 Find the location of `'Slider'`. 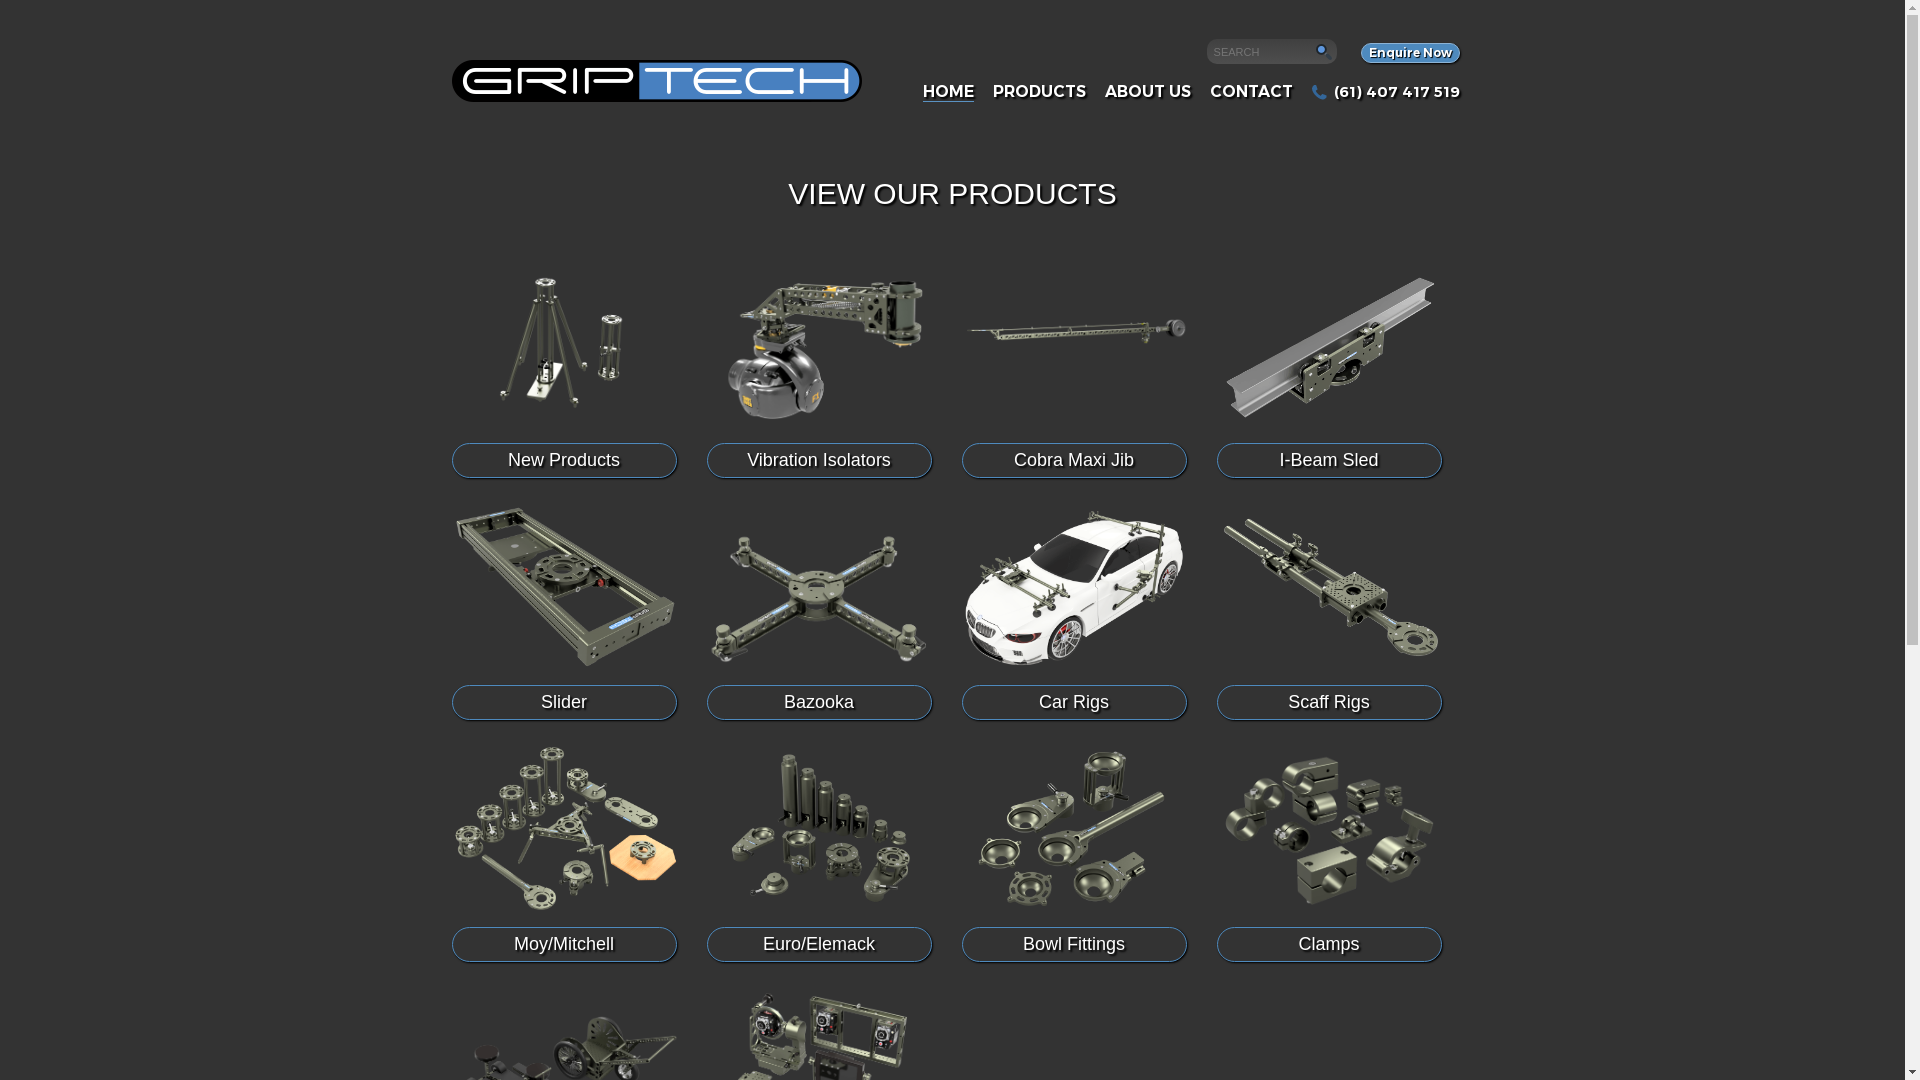

'Slider' is located at coordinates (450, 610).